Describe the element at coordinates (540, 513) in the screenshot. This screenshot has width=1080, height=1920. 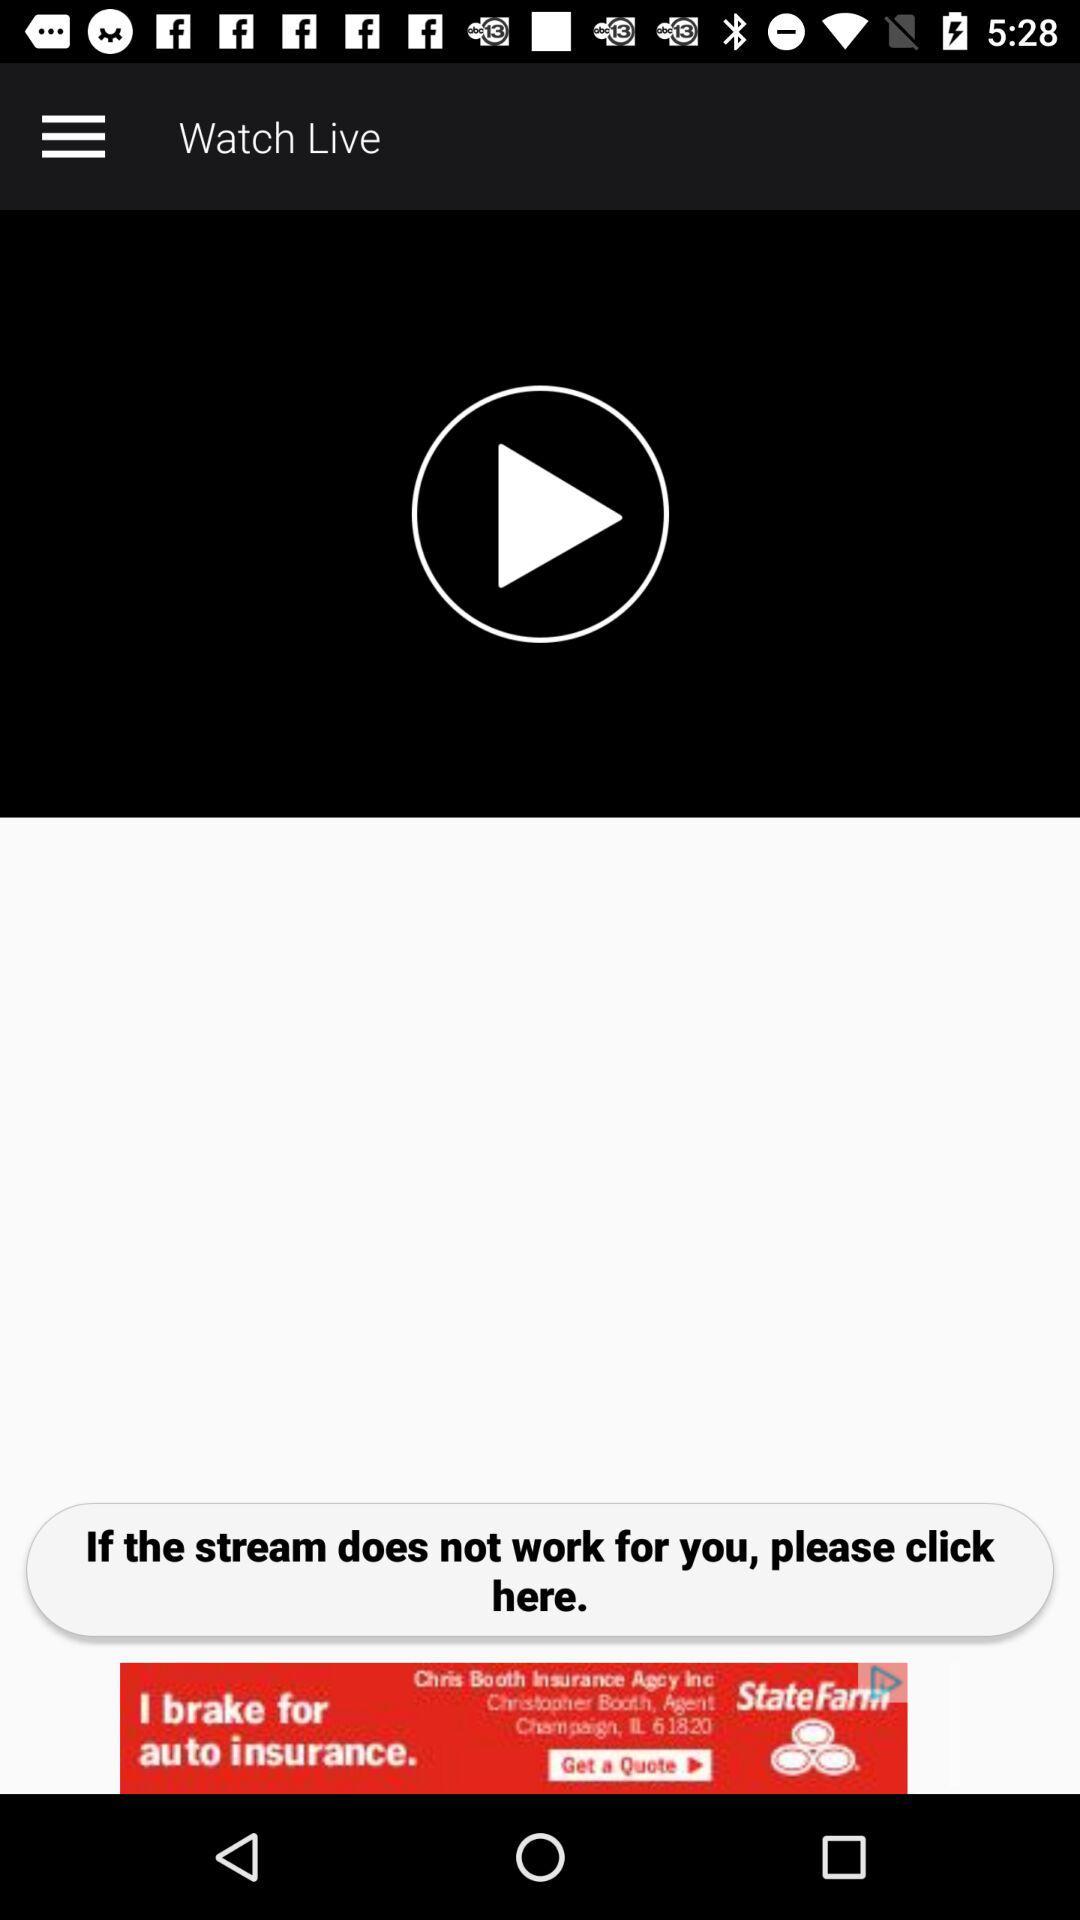
I see `play media` at that location.